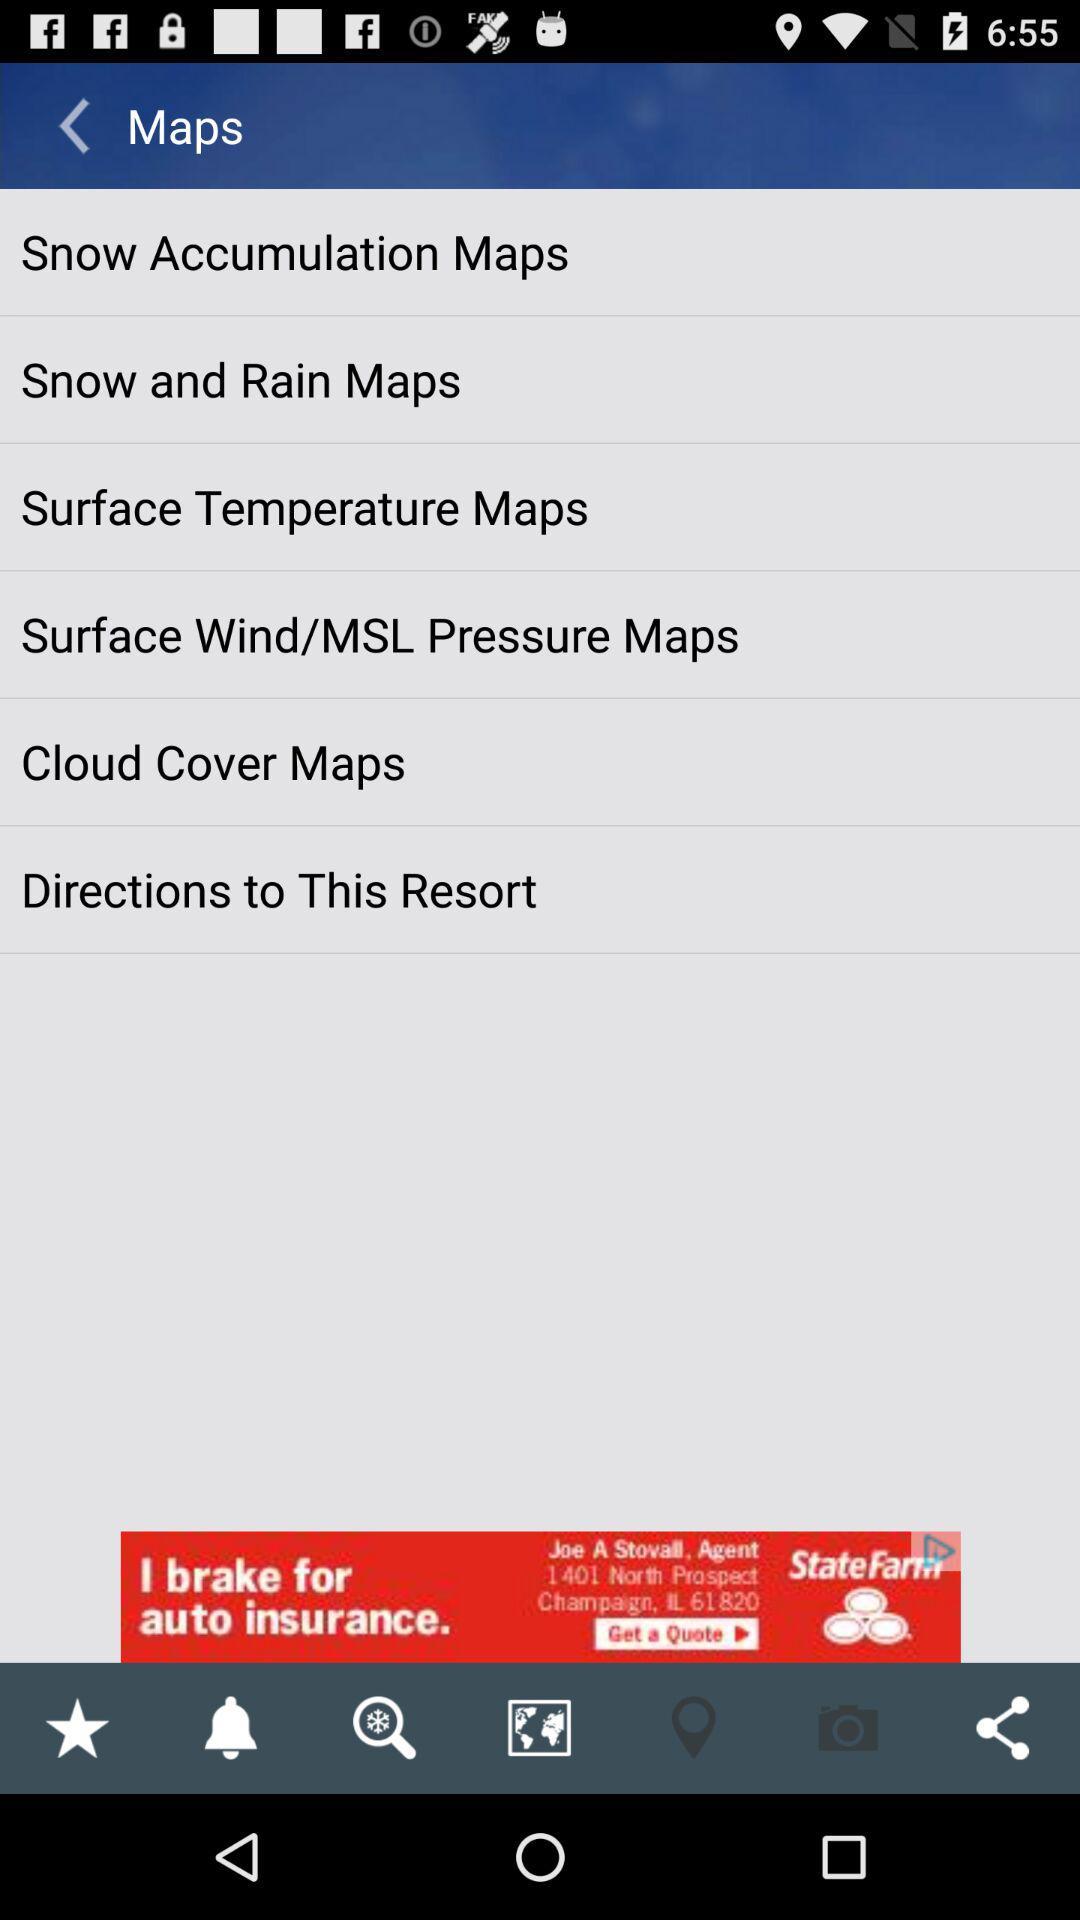  I want to click on the button on the top left corner of the web page, so click(73, 124).